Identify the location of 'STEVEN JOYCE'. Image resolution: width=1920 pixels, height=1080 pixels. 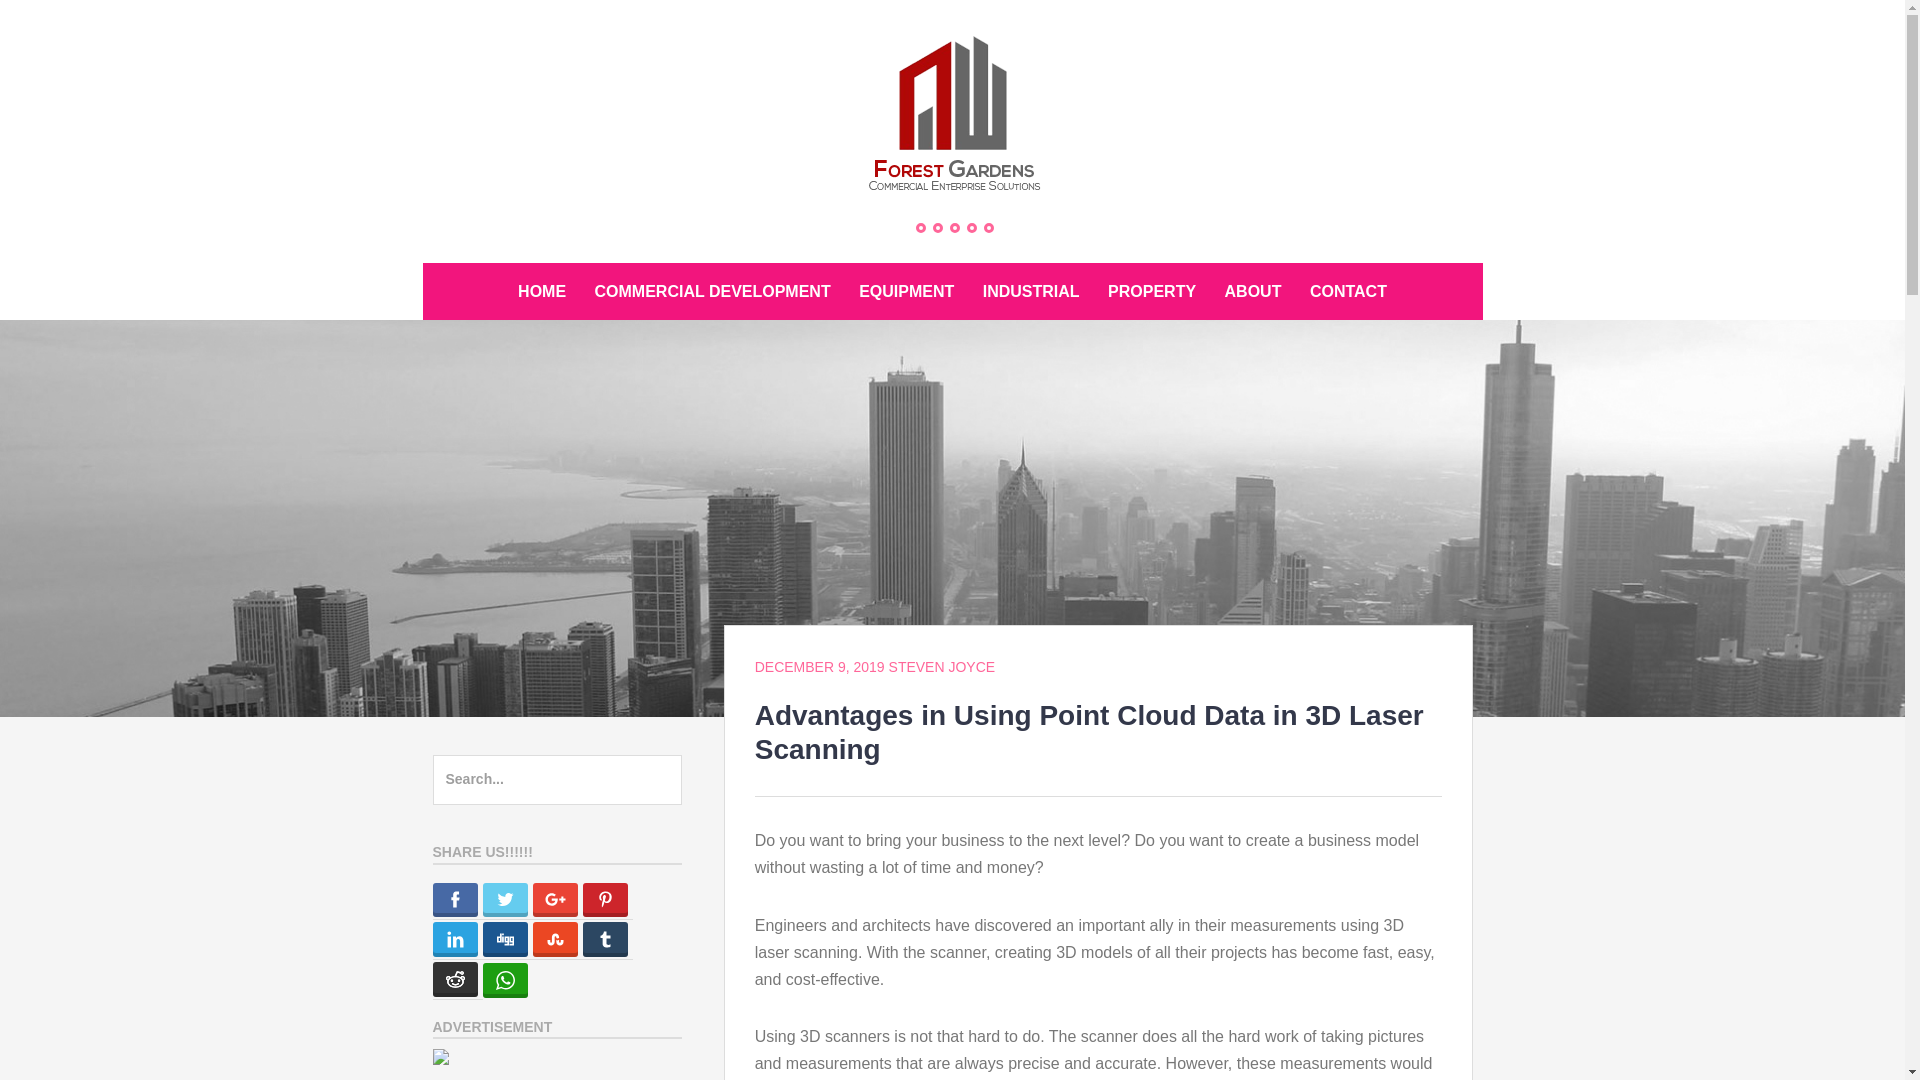
(941, 667).